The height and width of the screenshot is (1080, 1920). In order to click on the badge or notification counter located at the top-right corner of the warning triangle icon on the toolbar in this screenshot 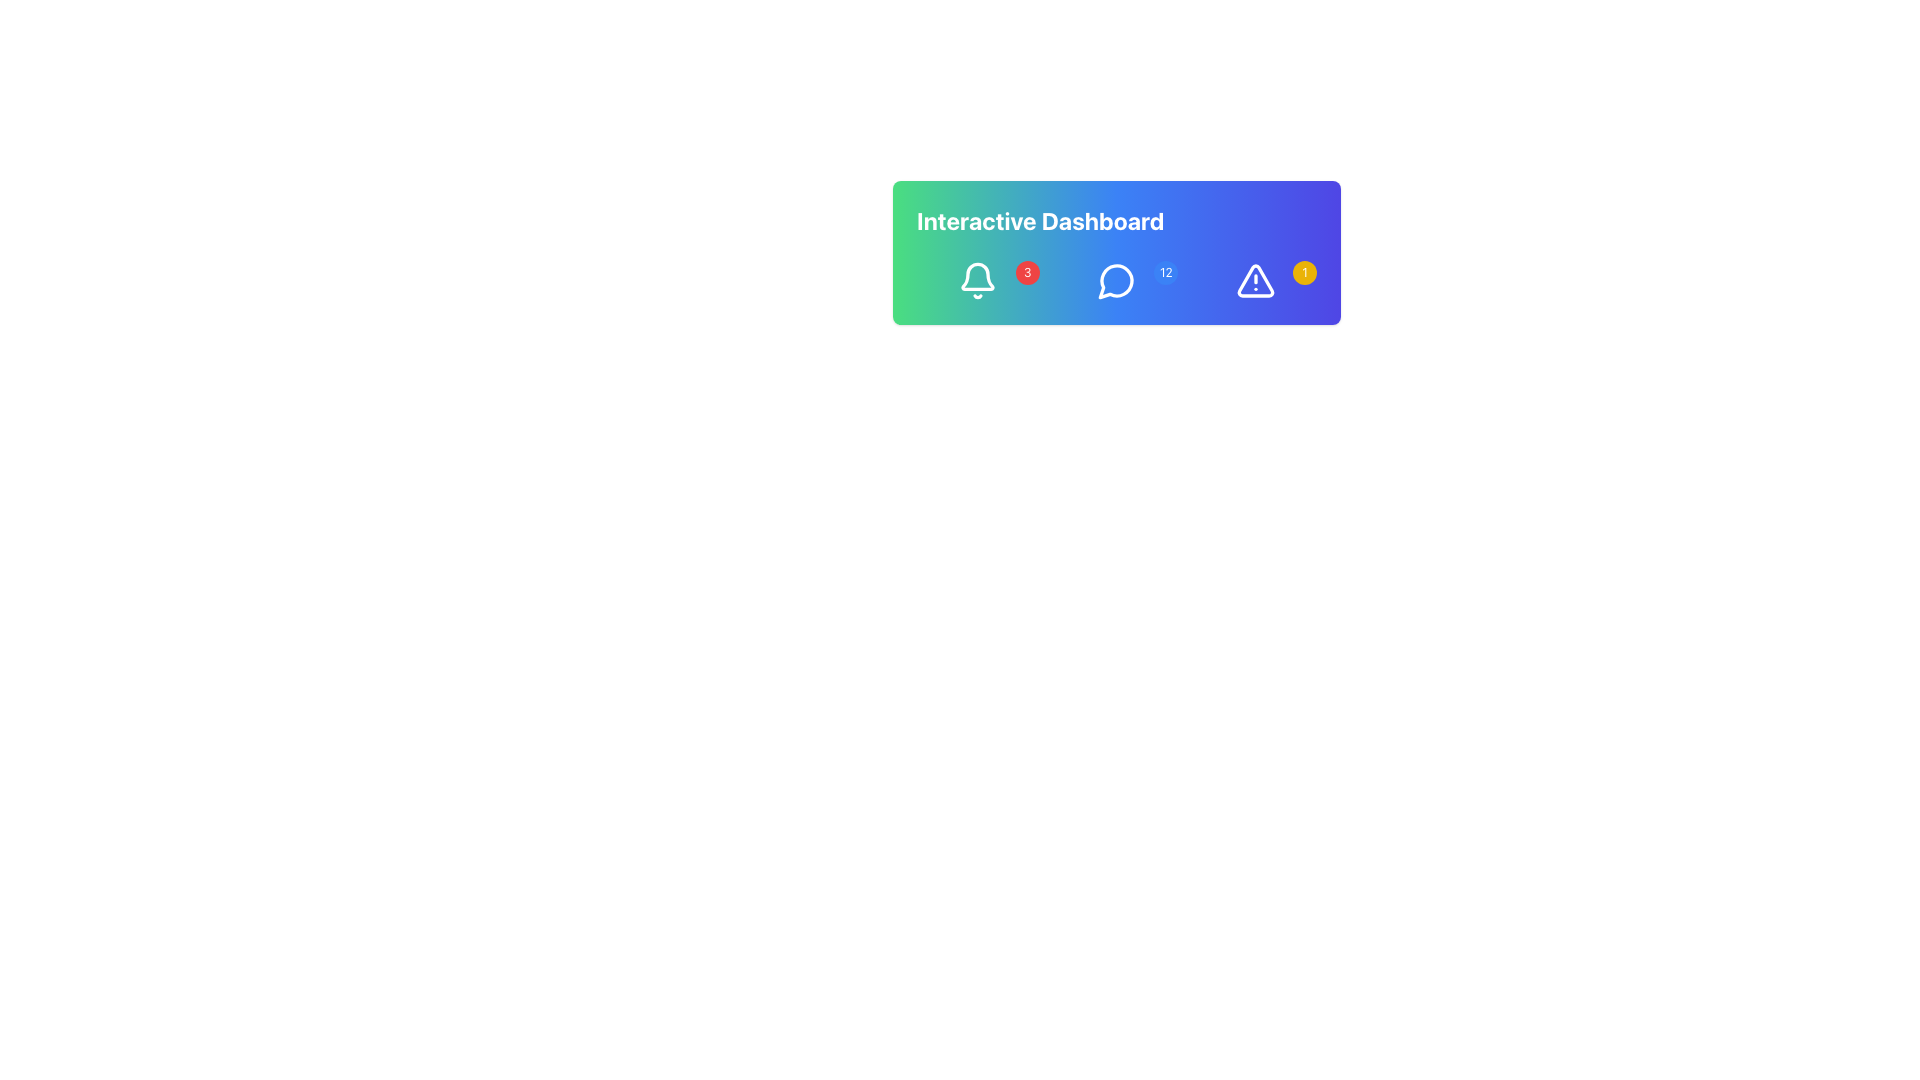, I will do `click(1305, 273)`.